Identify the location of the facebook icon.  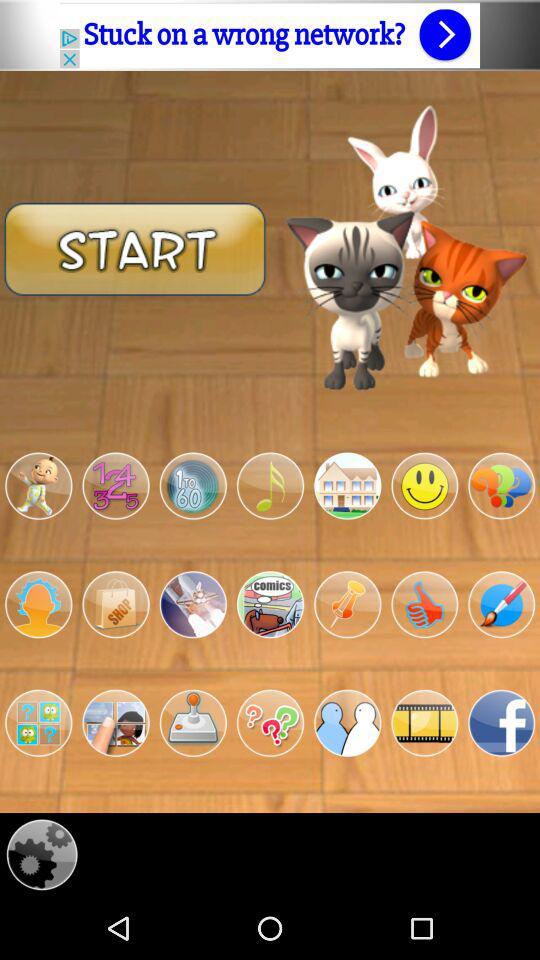
(500, 773).